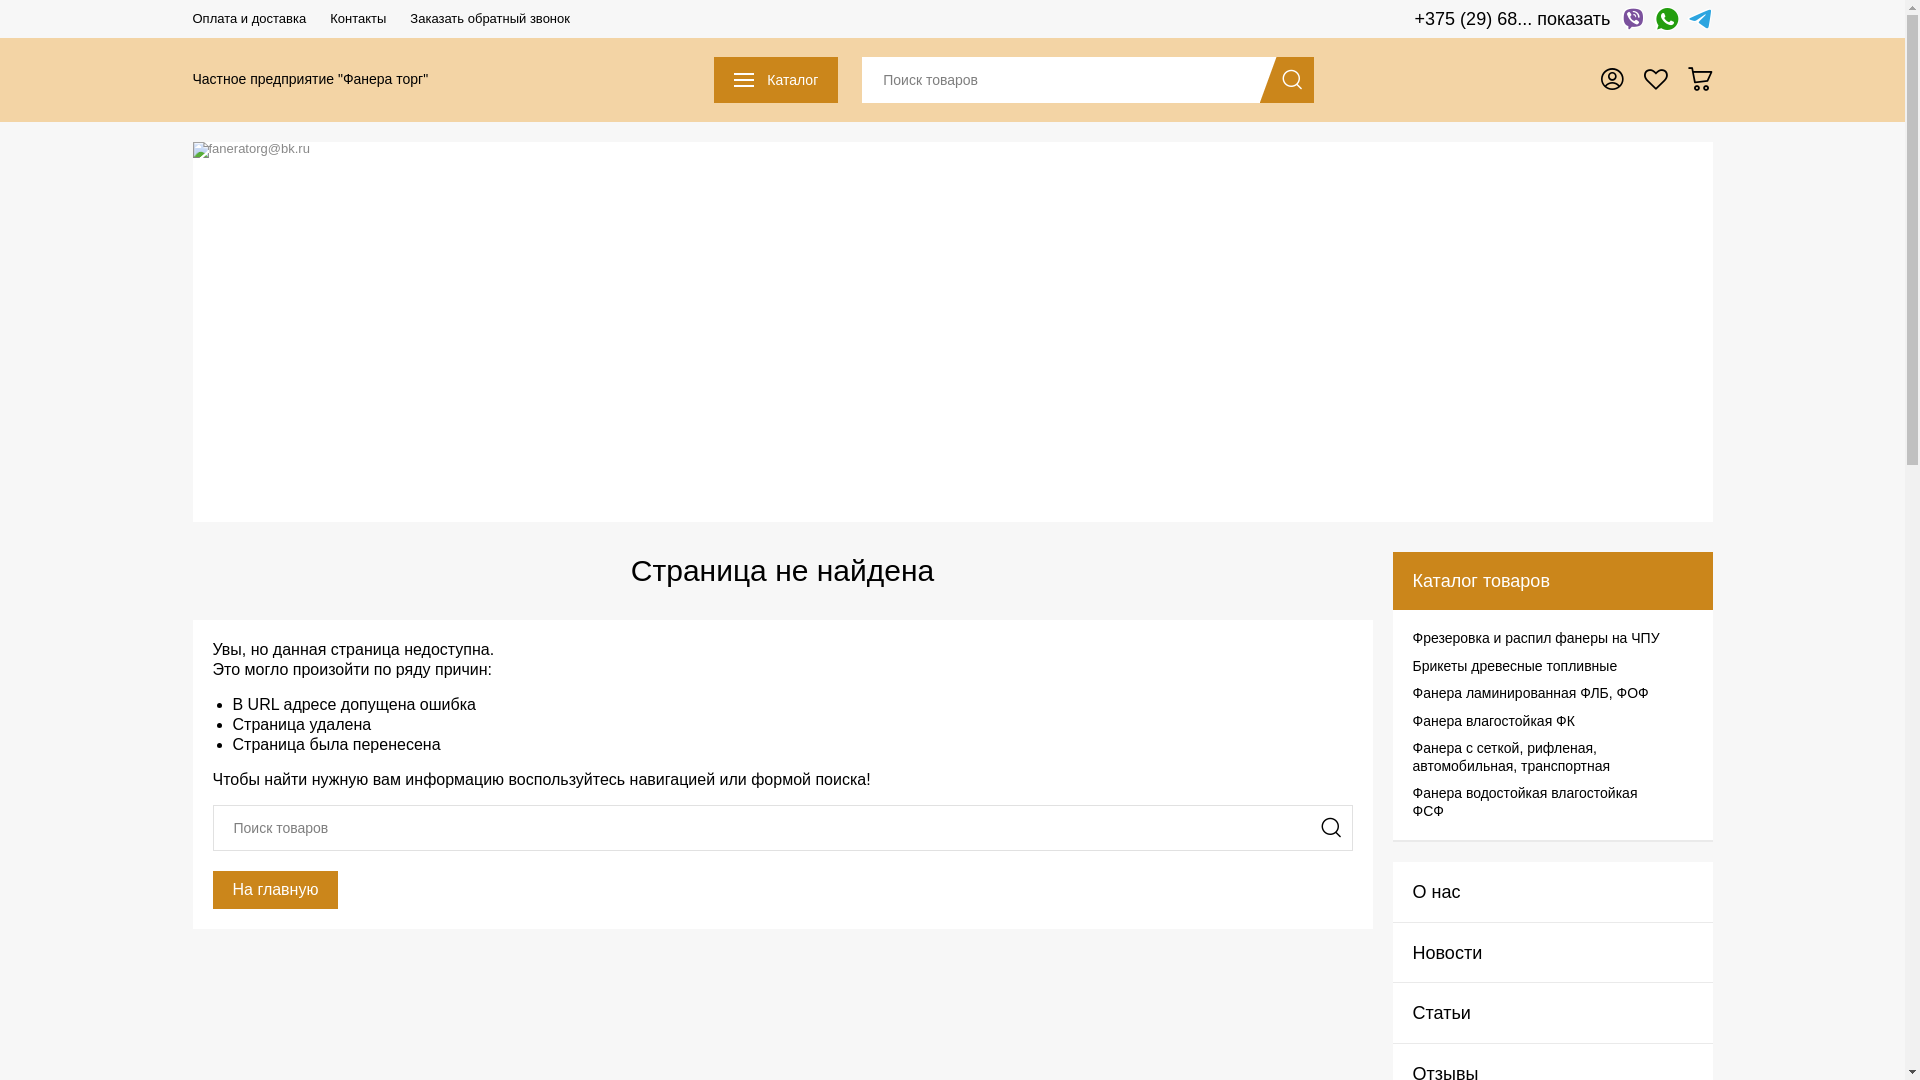 Image resolution: width=1920 pixels, height=1080 pixels. Describe the element at coordinates (1632, 19) in the screenshot. I see `'Viber'` at that location.